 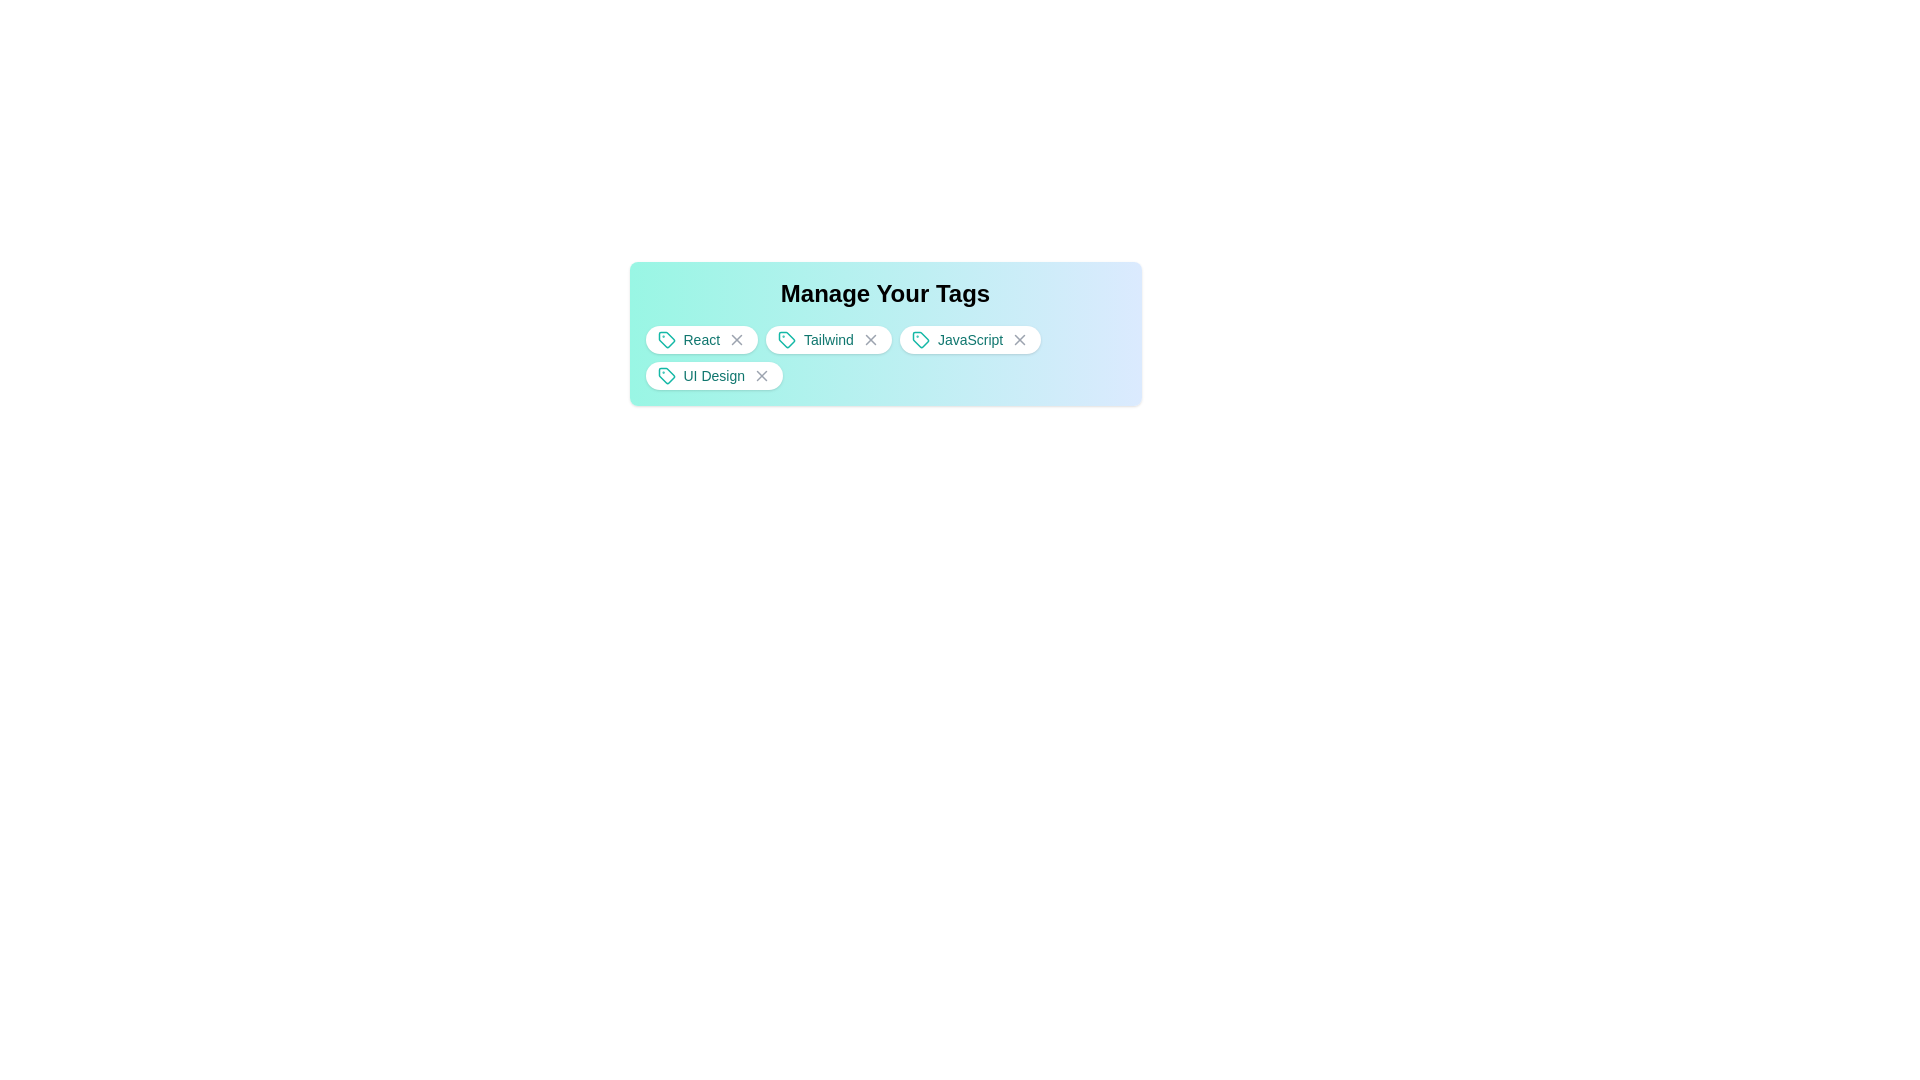 I want to click on the close button of the tag JavaScript to remove it, so click(x=1016, y=338).